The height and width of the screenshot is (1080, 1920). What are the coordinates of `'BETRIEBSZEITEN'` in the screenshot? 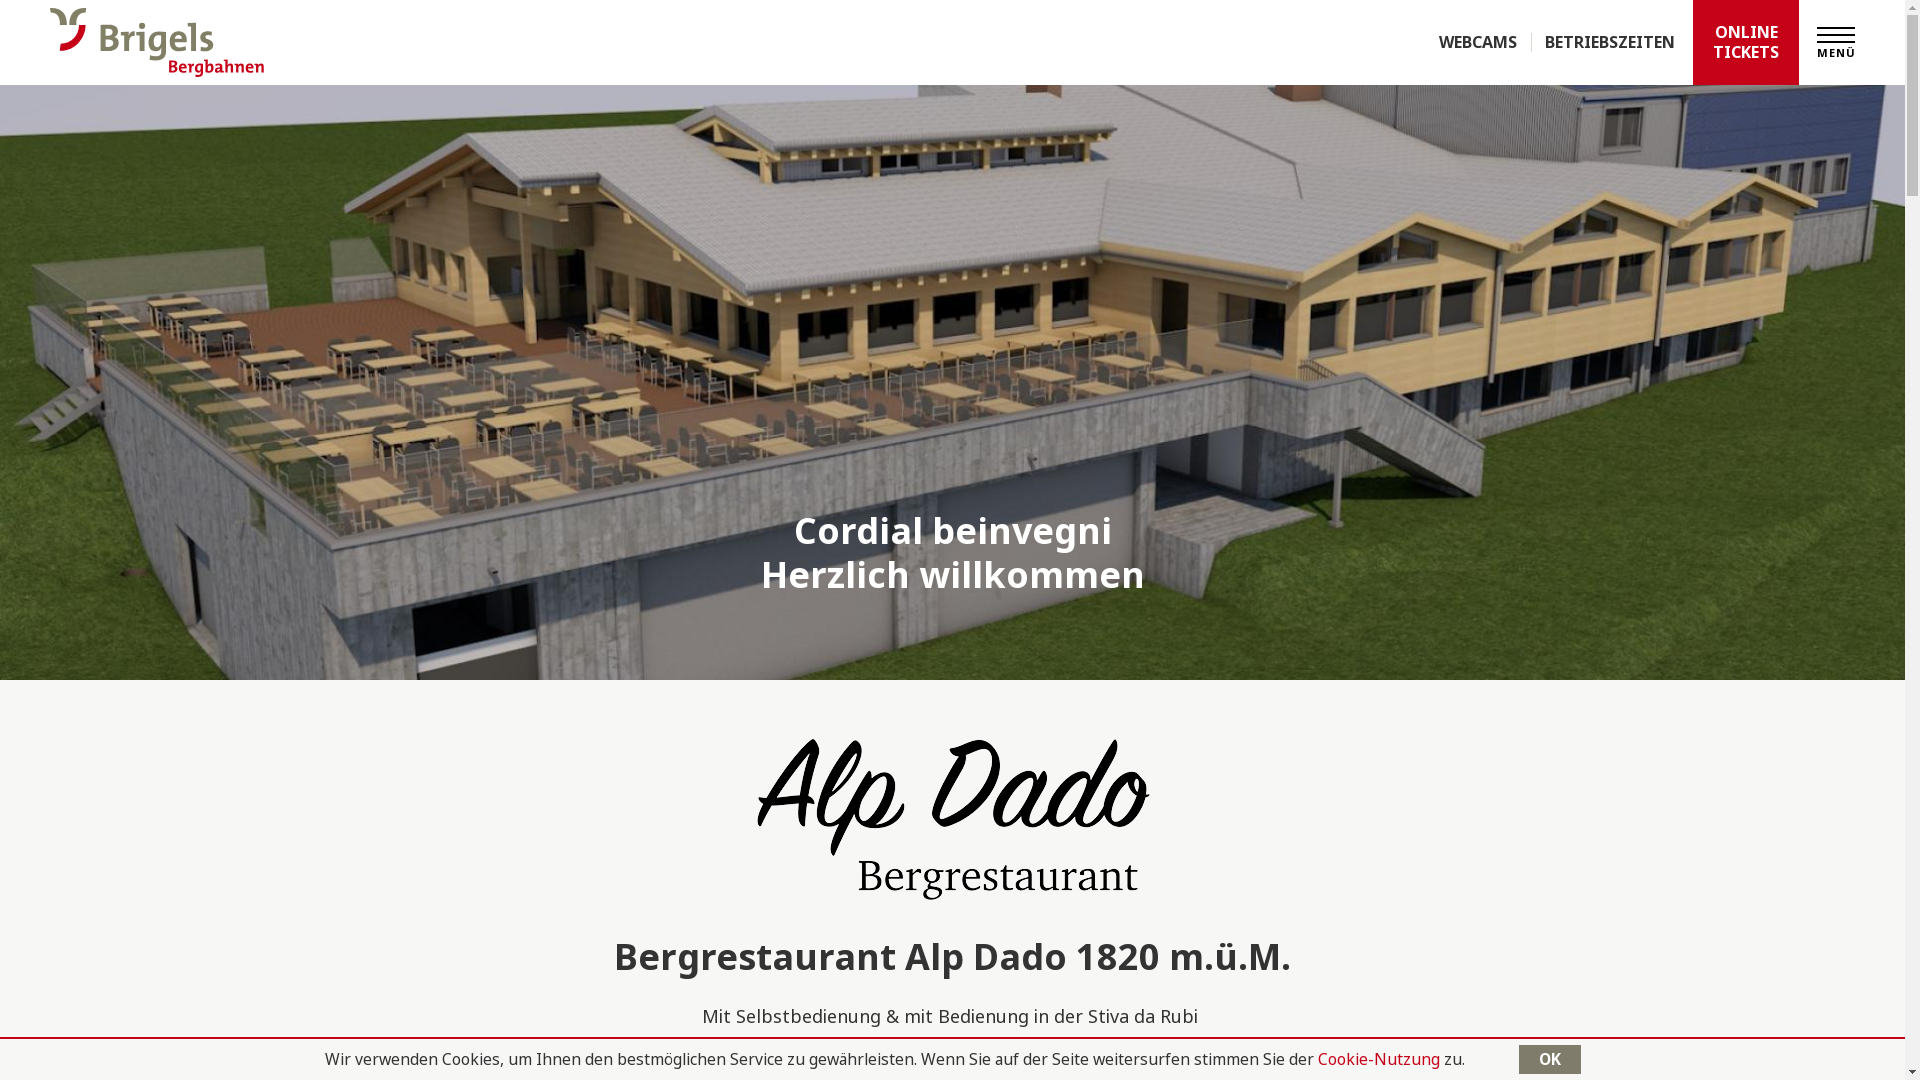 It's located at (1602, 42).